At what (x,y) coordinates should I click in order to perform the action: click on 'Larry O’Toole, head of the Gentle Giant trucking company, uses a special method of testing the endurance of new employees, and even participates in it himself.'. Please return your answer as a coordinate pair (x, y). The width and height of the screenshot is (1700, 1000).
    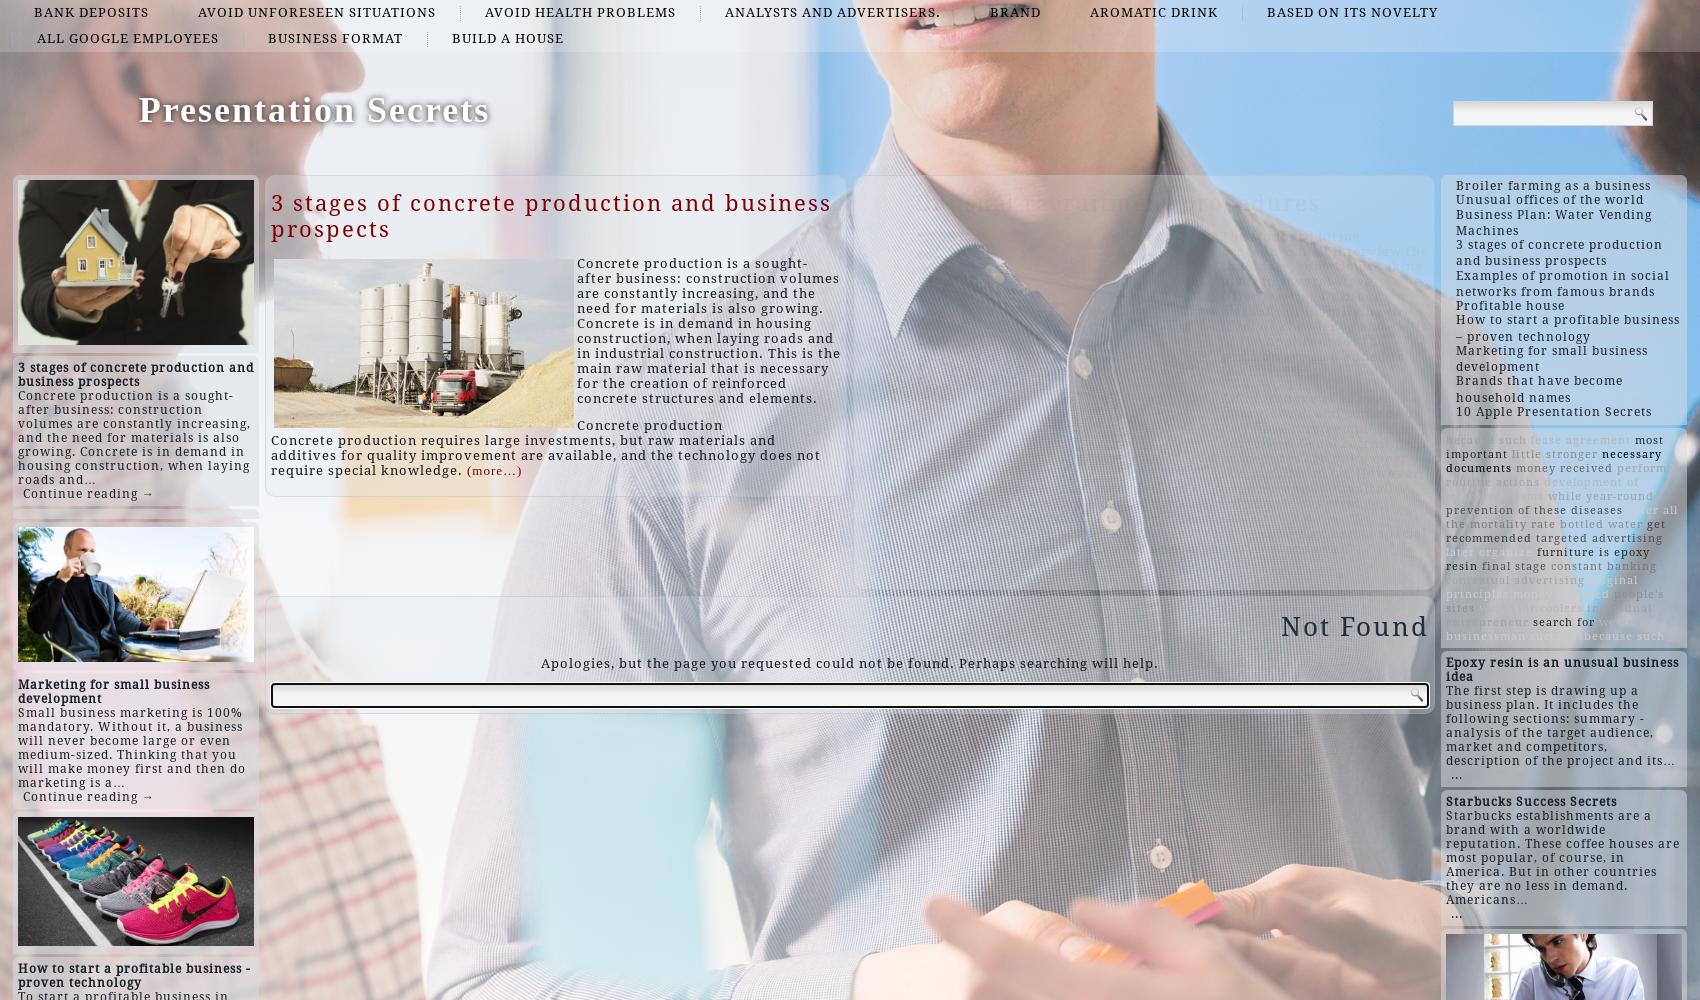
    Looking at the image, I should click on (915, 548).